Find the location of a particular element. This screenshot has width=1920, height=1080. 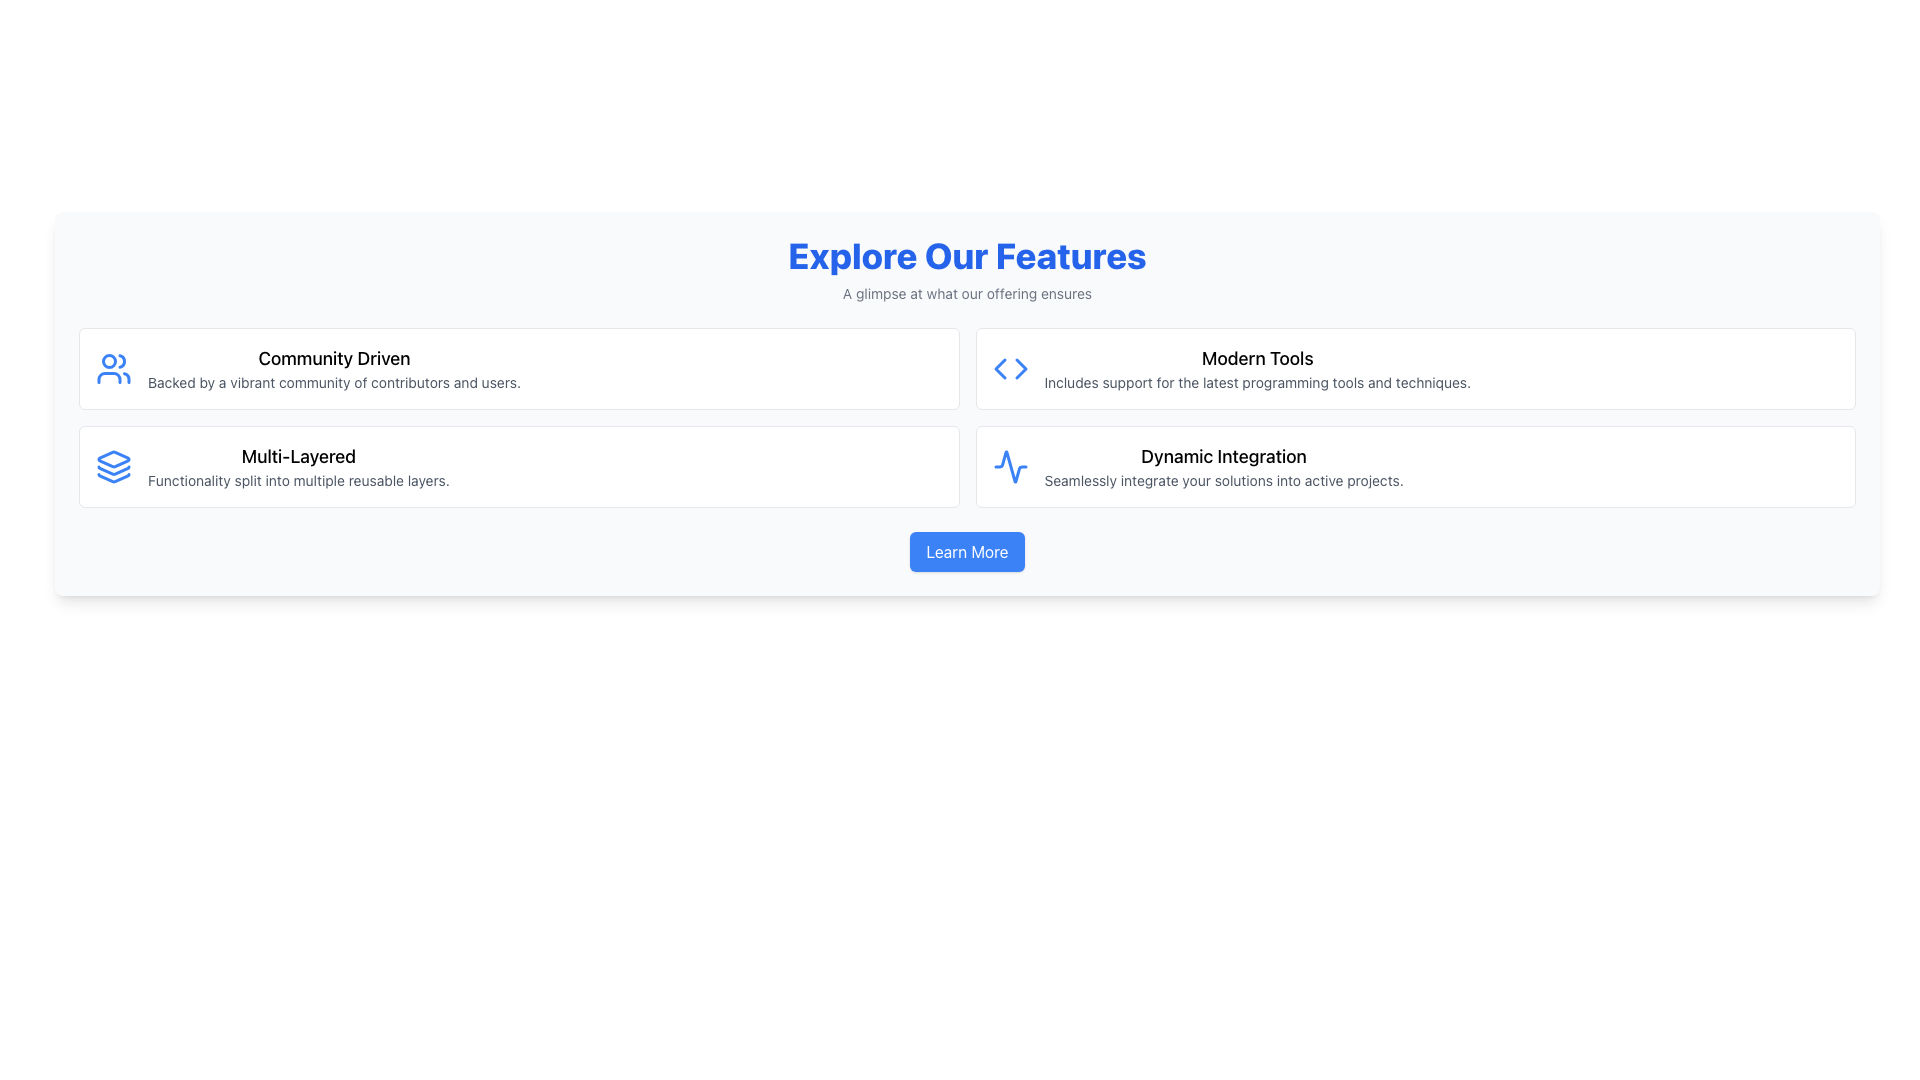

the Header text element which serves as a section title, positioned above the subtitle 'A glimpse at what our offering ensures' is located at coordinates (967, 254).